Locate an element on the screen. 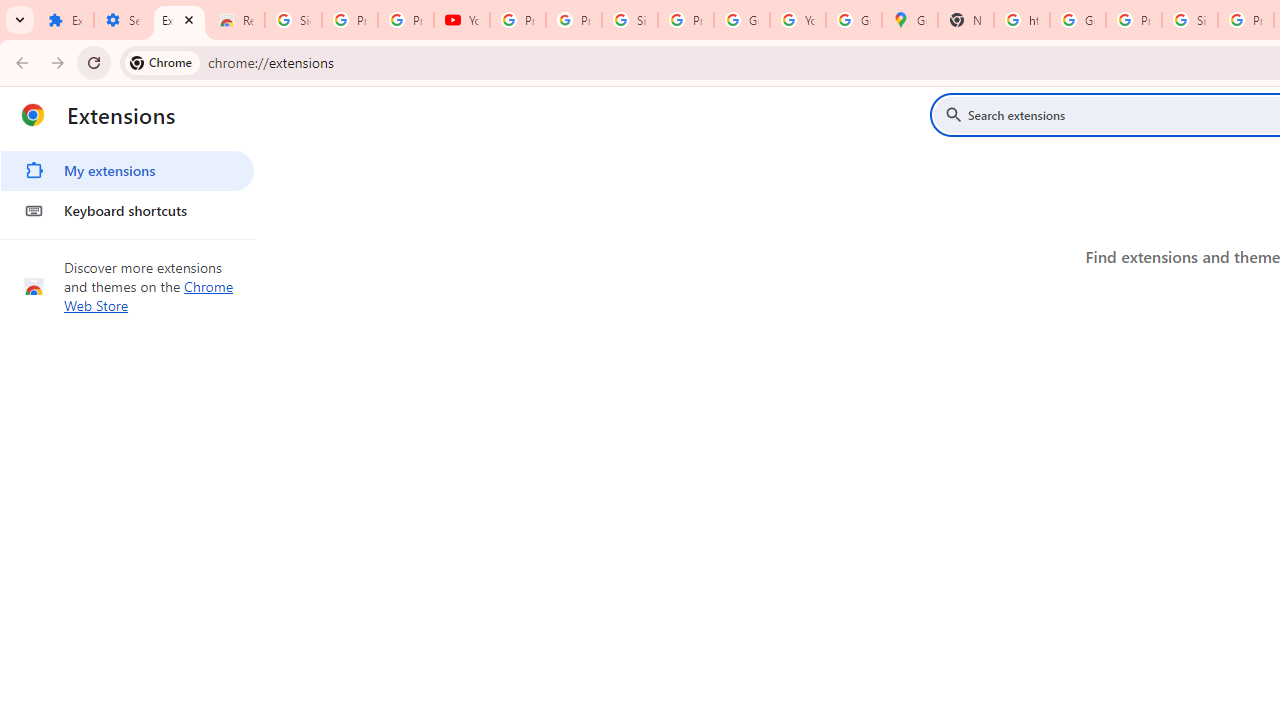 Image resolution: width=1280 pixels, height=720 pixels. 'AutomationID: sectionMenu' is located at coordinates (127, 187).